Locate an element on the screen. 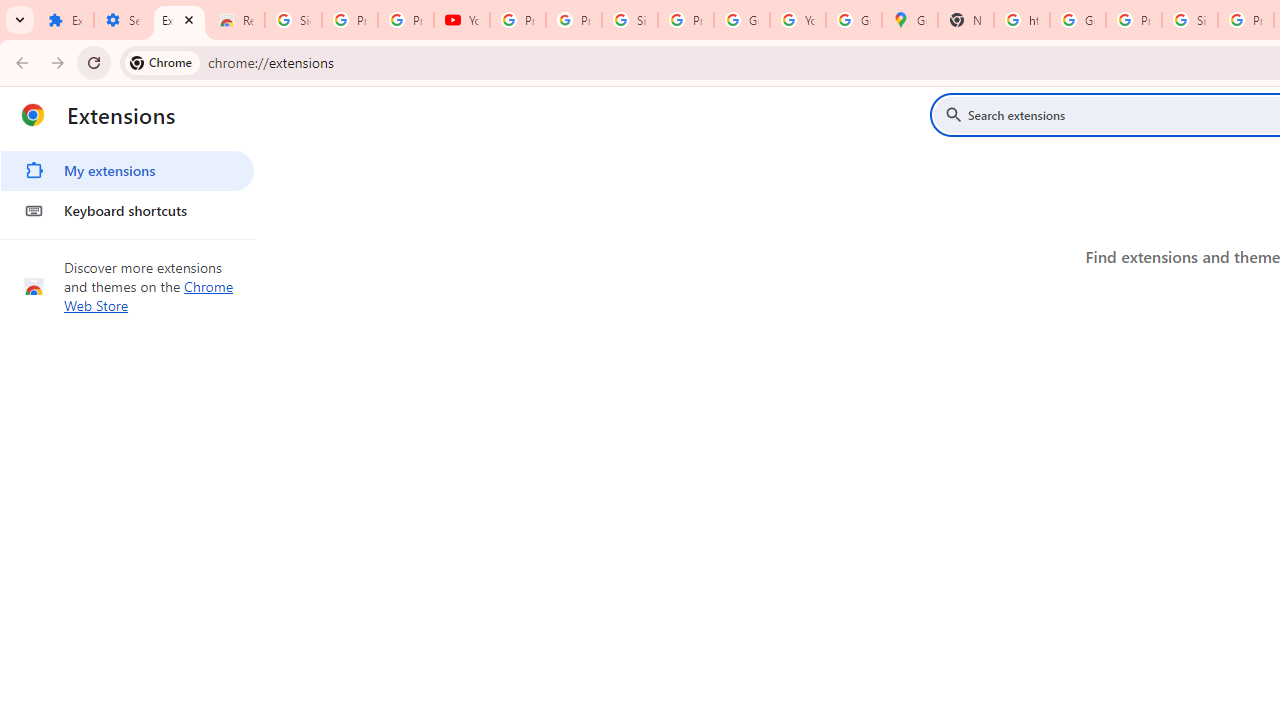 Image resolution: width=1280 pixels, height=720 pixels. 'AutomationID: sectionMenu' is located at coordinates (127, 187).